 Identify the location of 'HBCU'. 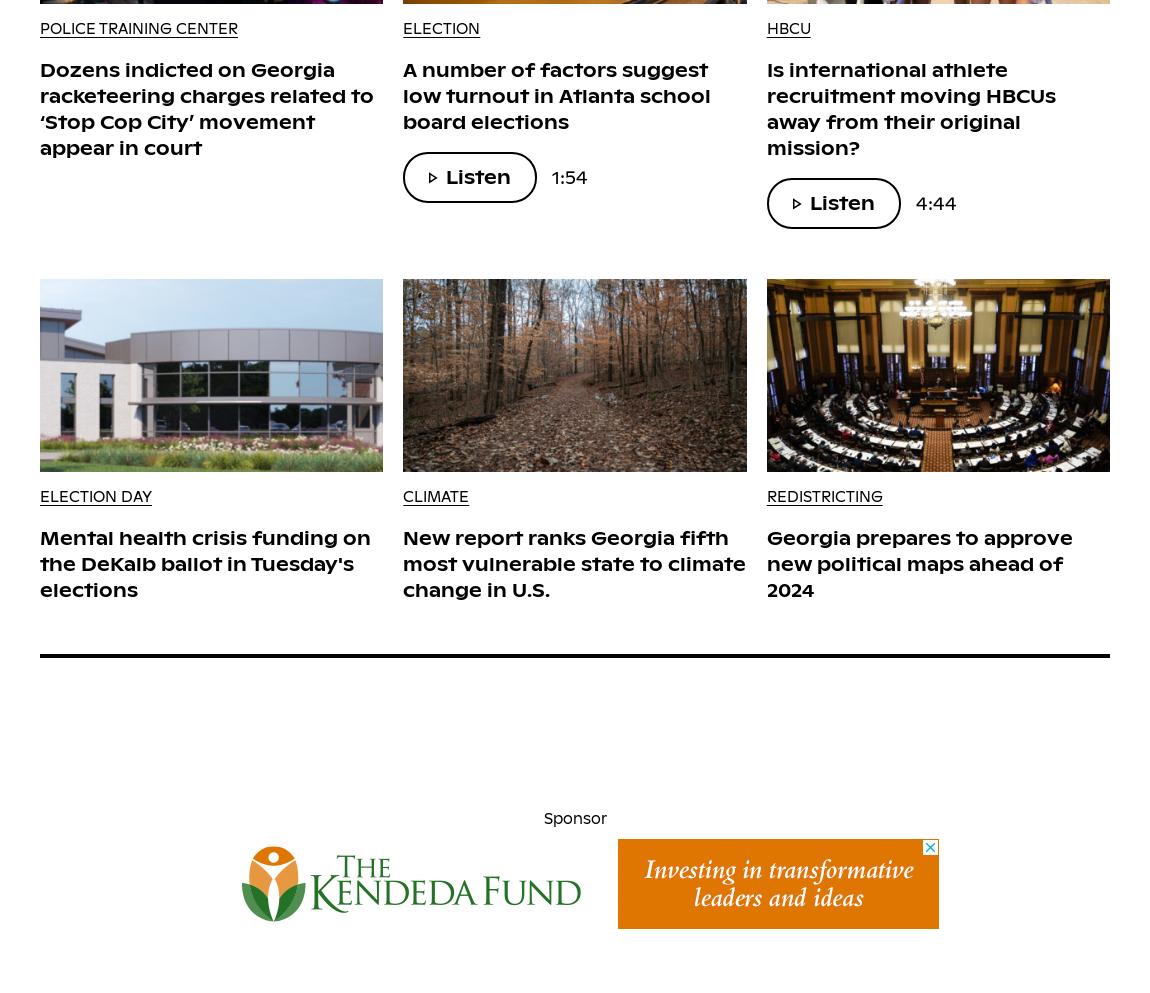
(786, 27).